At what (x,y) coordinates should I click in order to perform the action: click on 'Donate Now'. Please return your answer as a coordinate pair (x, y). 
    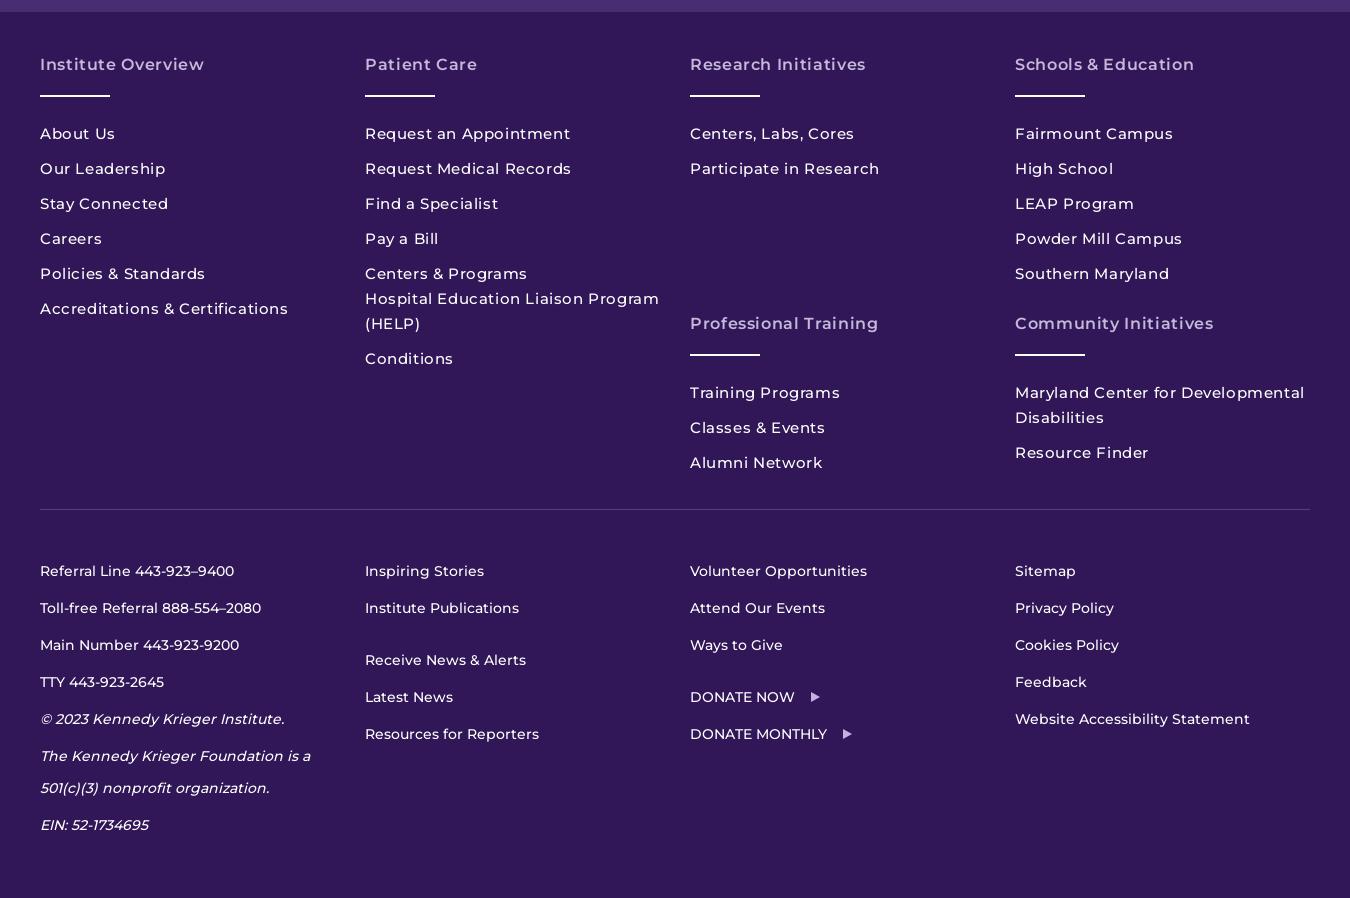
    Looking at the image, I should click on (688, 697).